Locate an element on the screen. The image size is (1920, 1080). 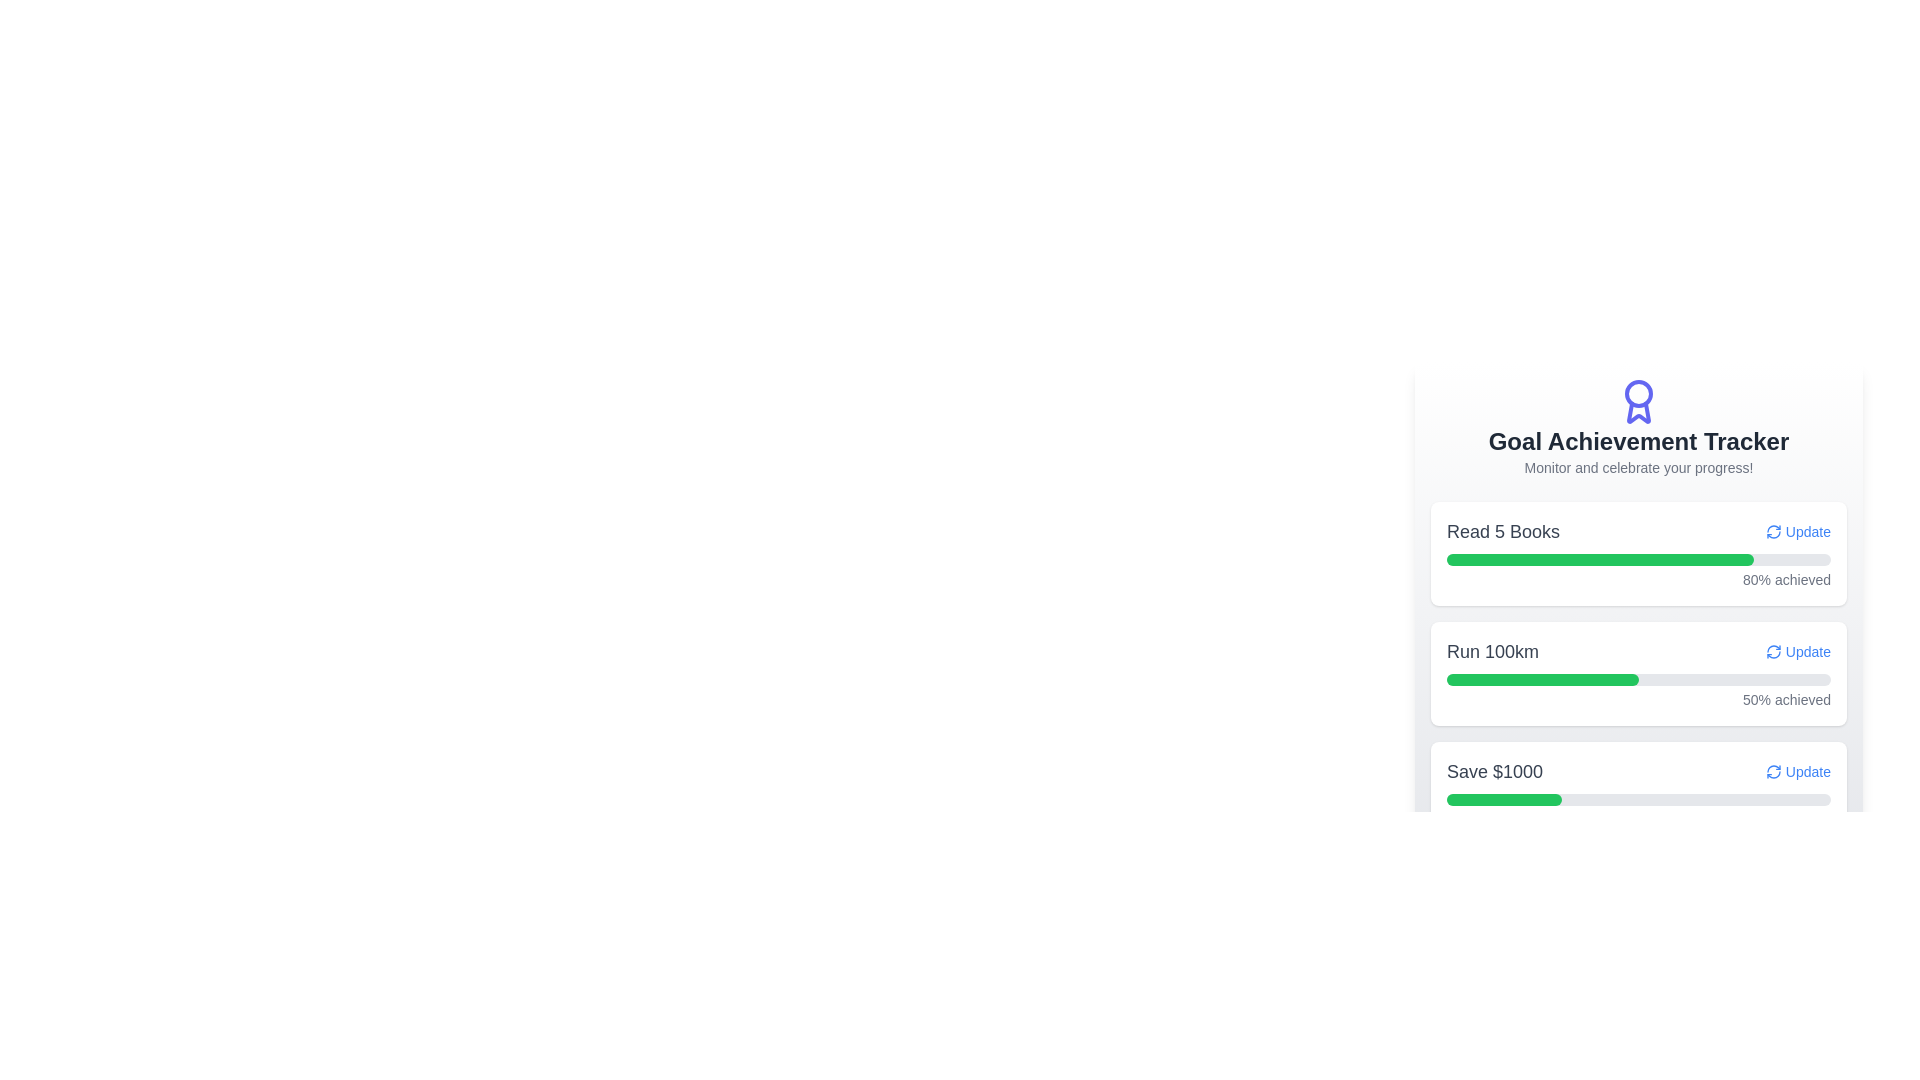
the Icon Button located on the right side of the 'Run 100km' progress tracker block is located at coordinates (1773, 651).